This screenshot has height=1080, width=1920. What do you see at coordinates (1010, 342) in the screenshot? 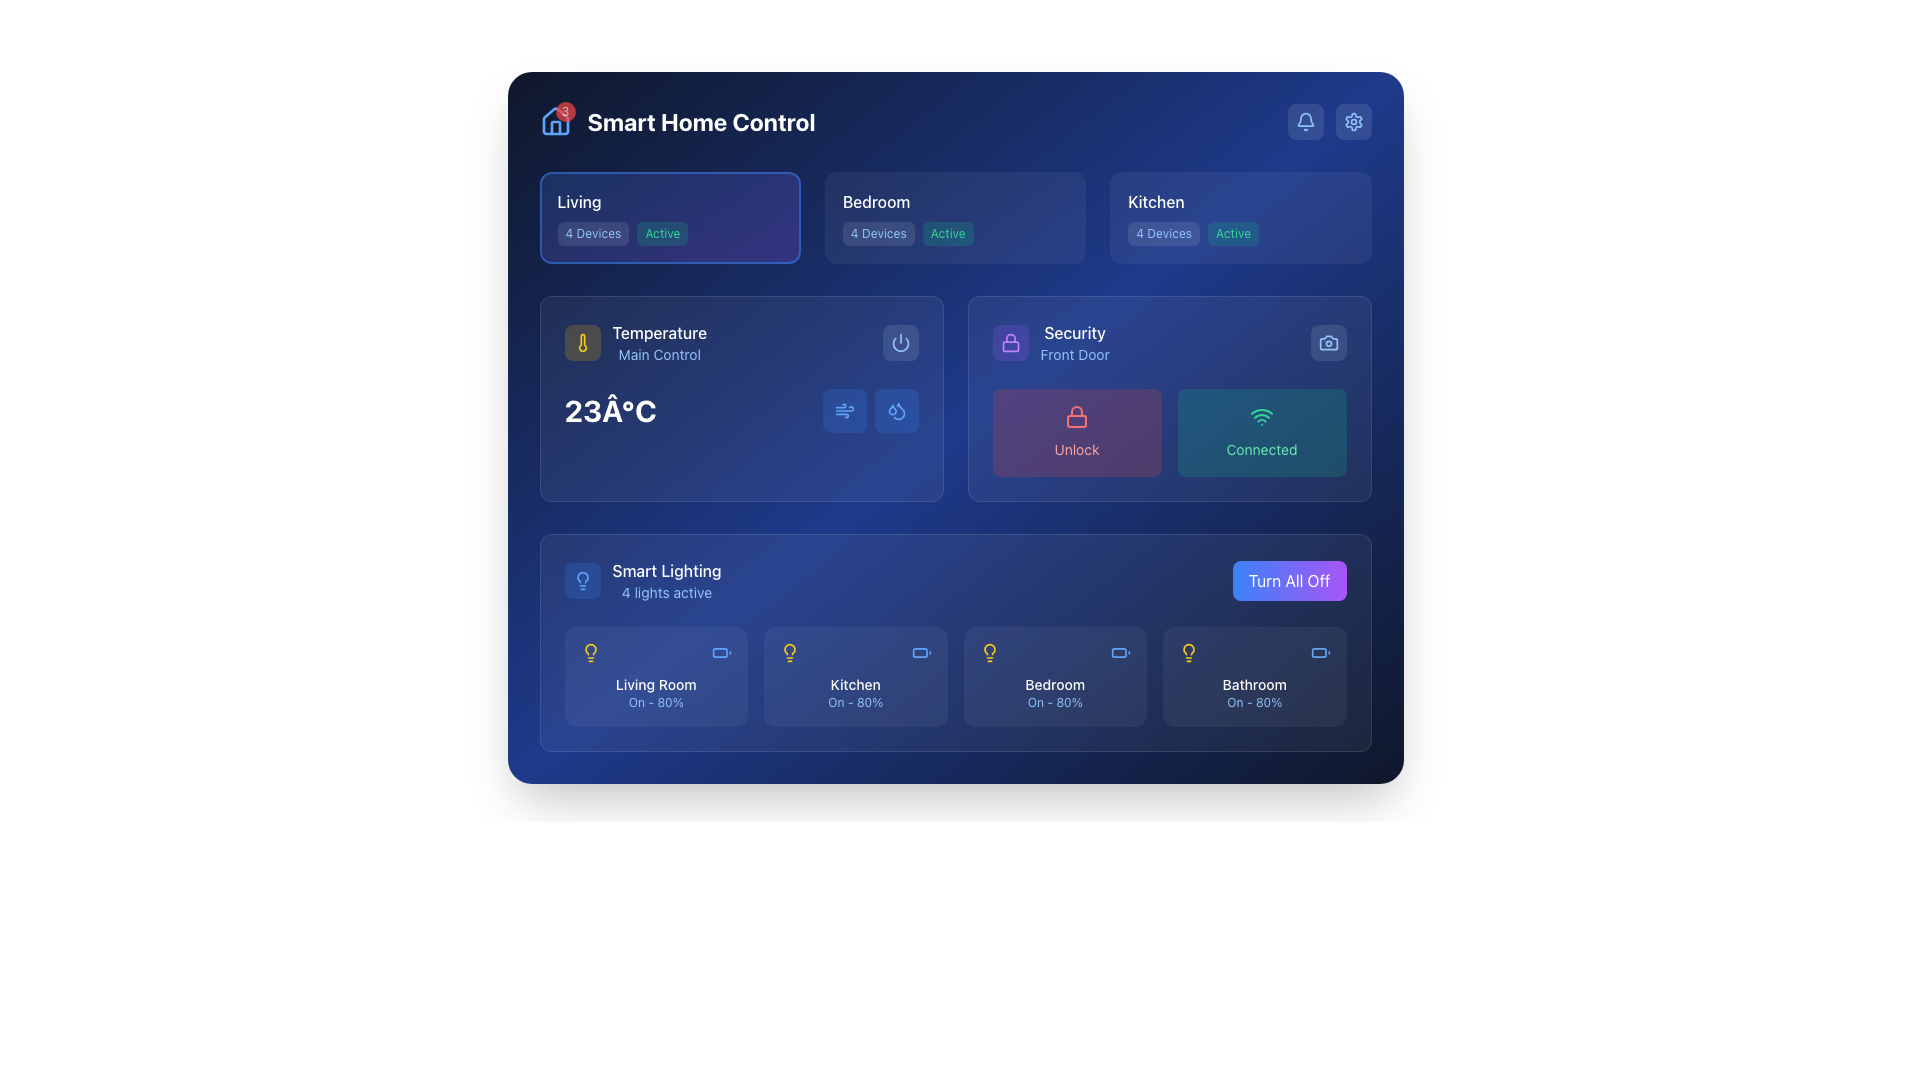
I see `lock icon representing security features in the 'Security - Front Door' section, located inside a purple-shaded rounded rectangle and adjacent to the 'Unlock' button` at bounding box center [1010, 342].